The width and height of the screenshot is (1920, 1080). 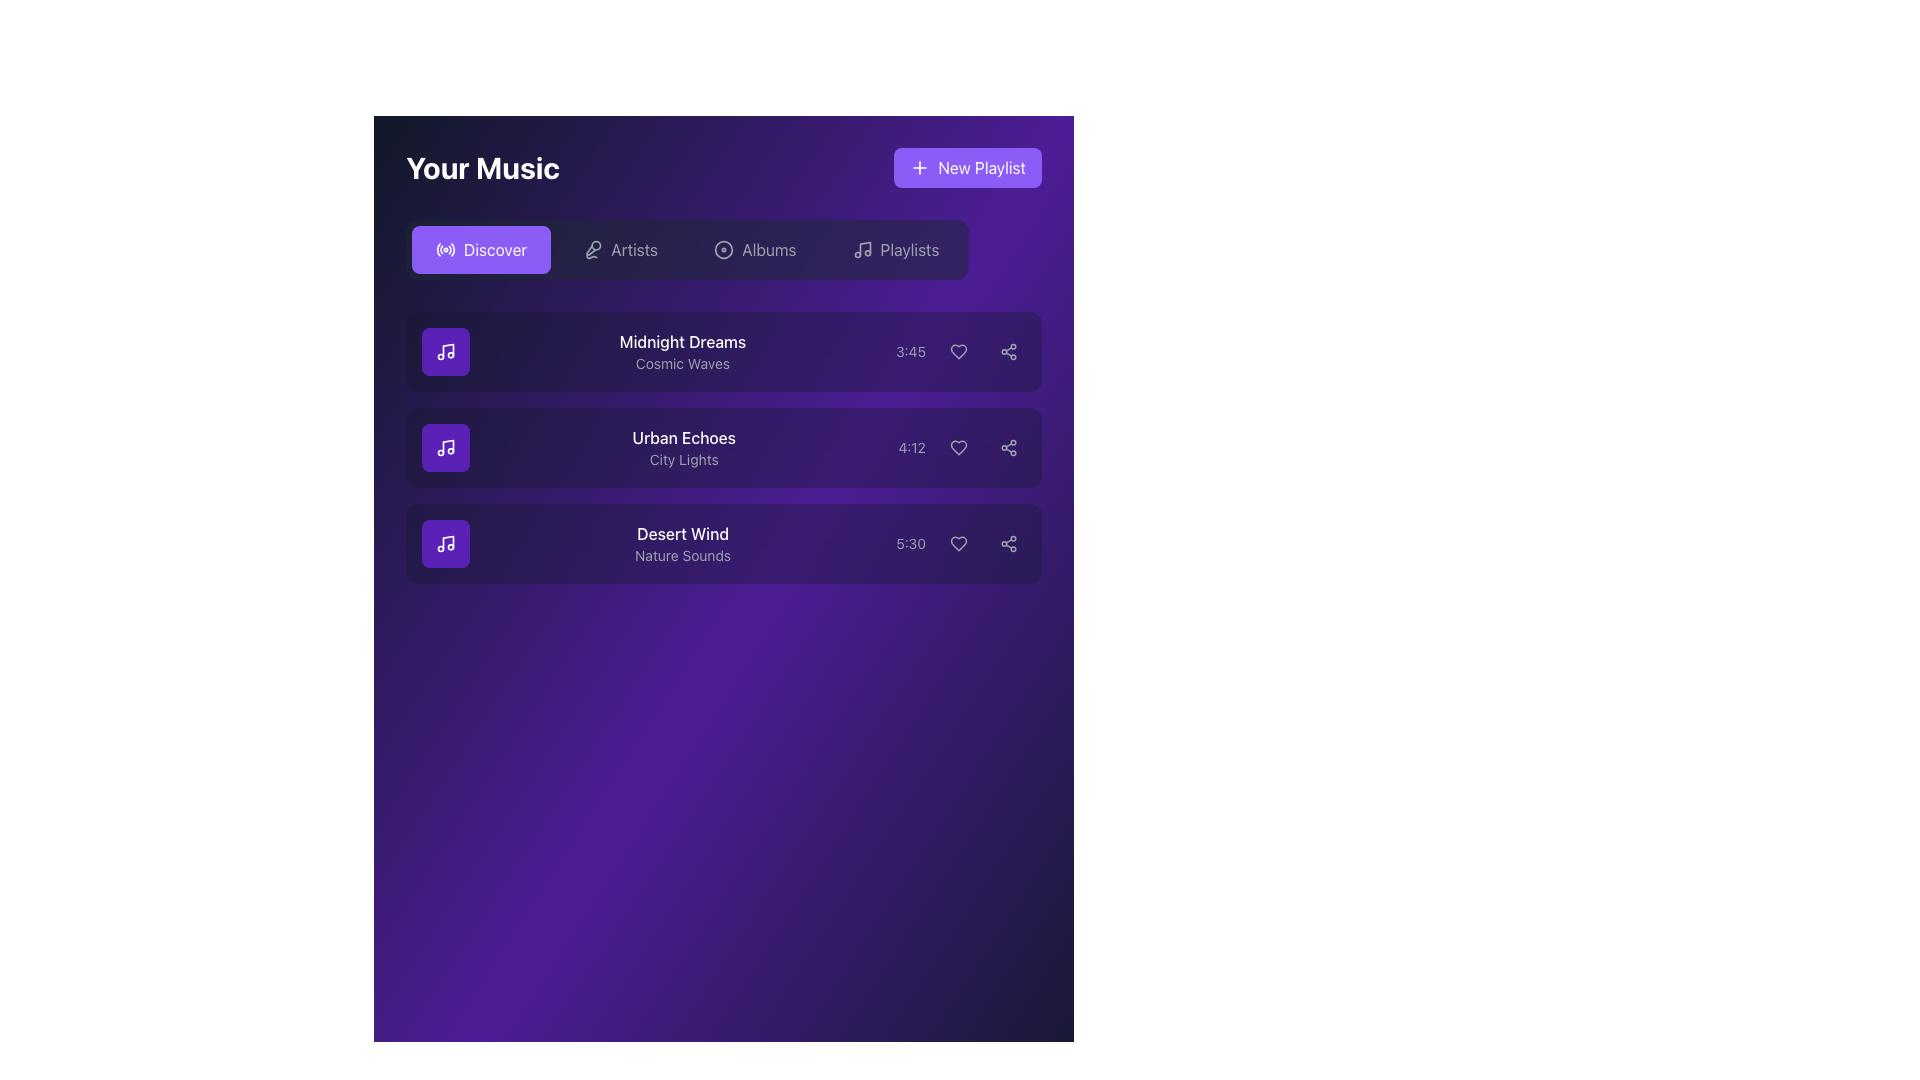 What do you see at coordinates (1008, 350) in the screenshot?
I see `the circular share button with three connected dots, located to the far right in the row for the song 'Midnight Dreams', to share the item` at bounding box center [1008, 350].